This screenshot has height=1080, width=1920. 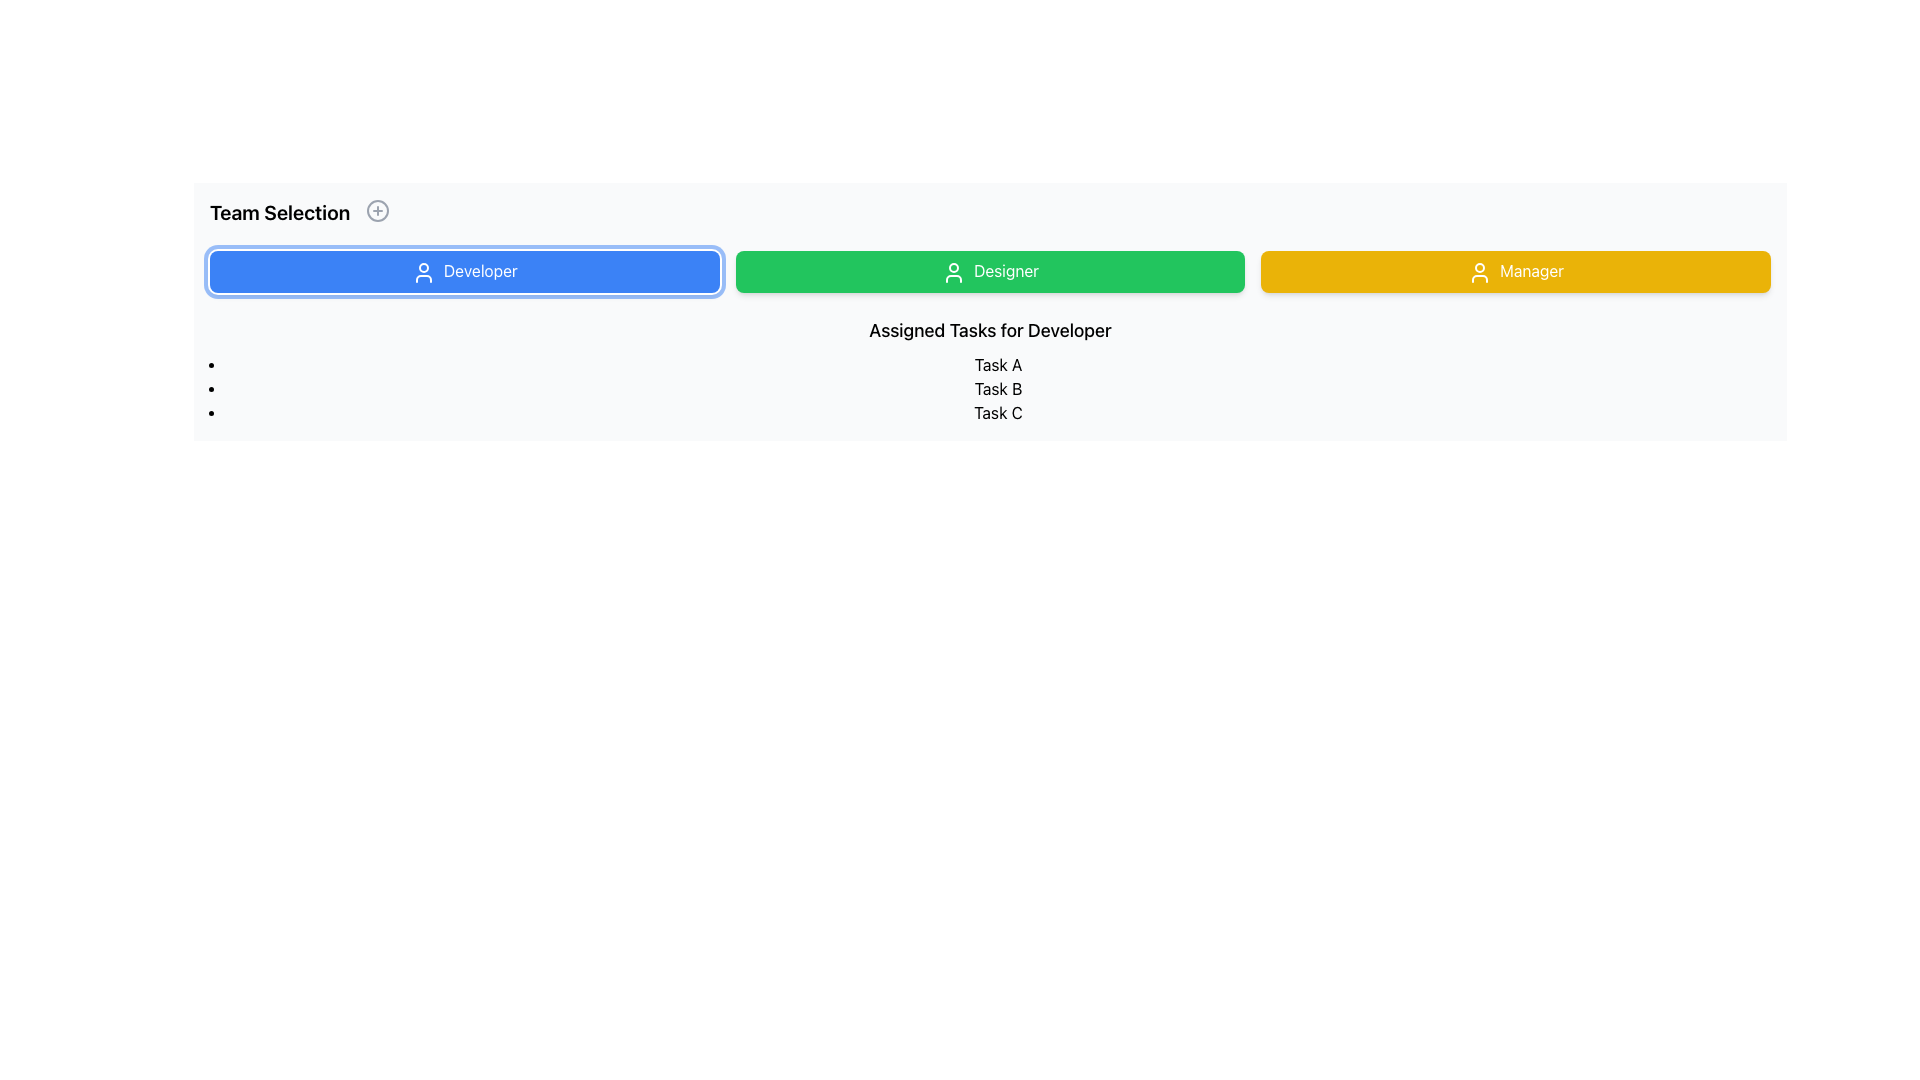 I want to click on the blue rectangular button labeled 'Developer' with a user icon, so click(x=463, y=271).